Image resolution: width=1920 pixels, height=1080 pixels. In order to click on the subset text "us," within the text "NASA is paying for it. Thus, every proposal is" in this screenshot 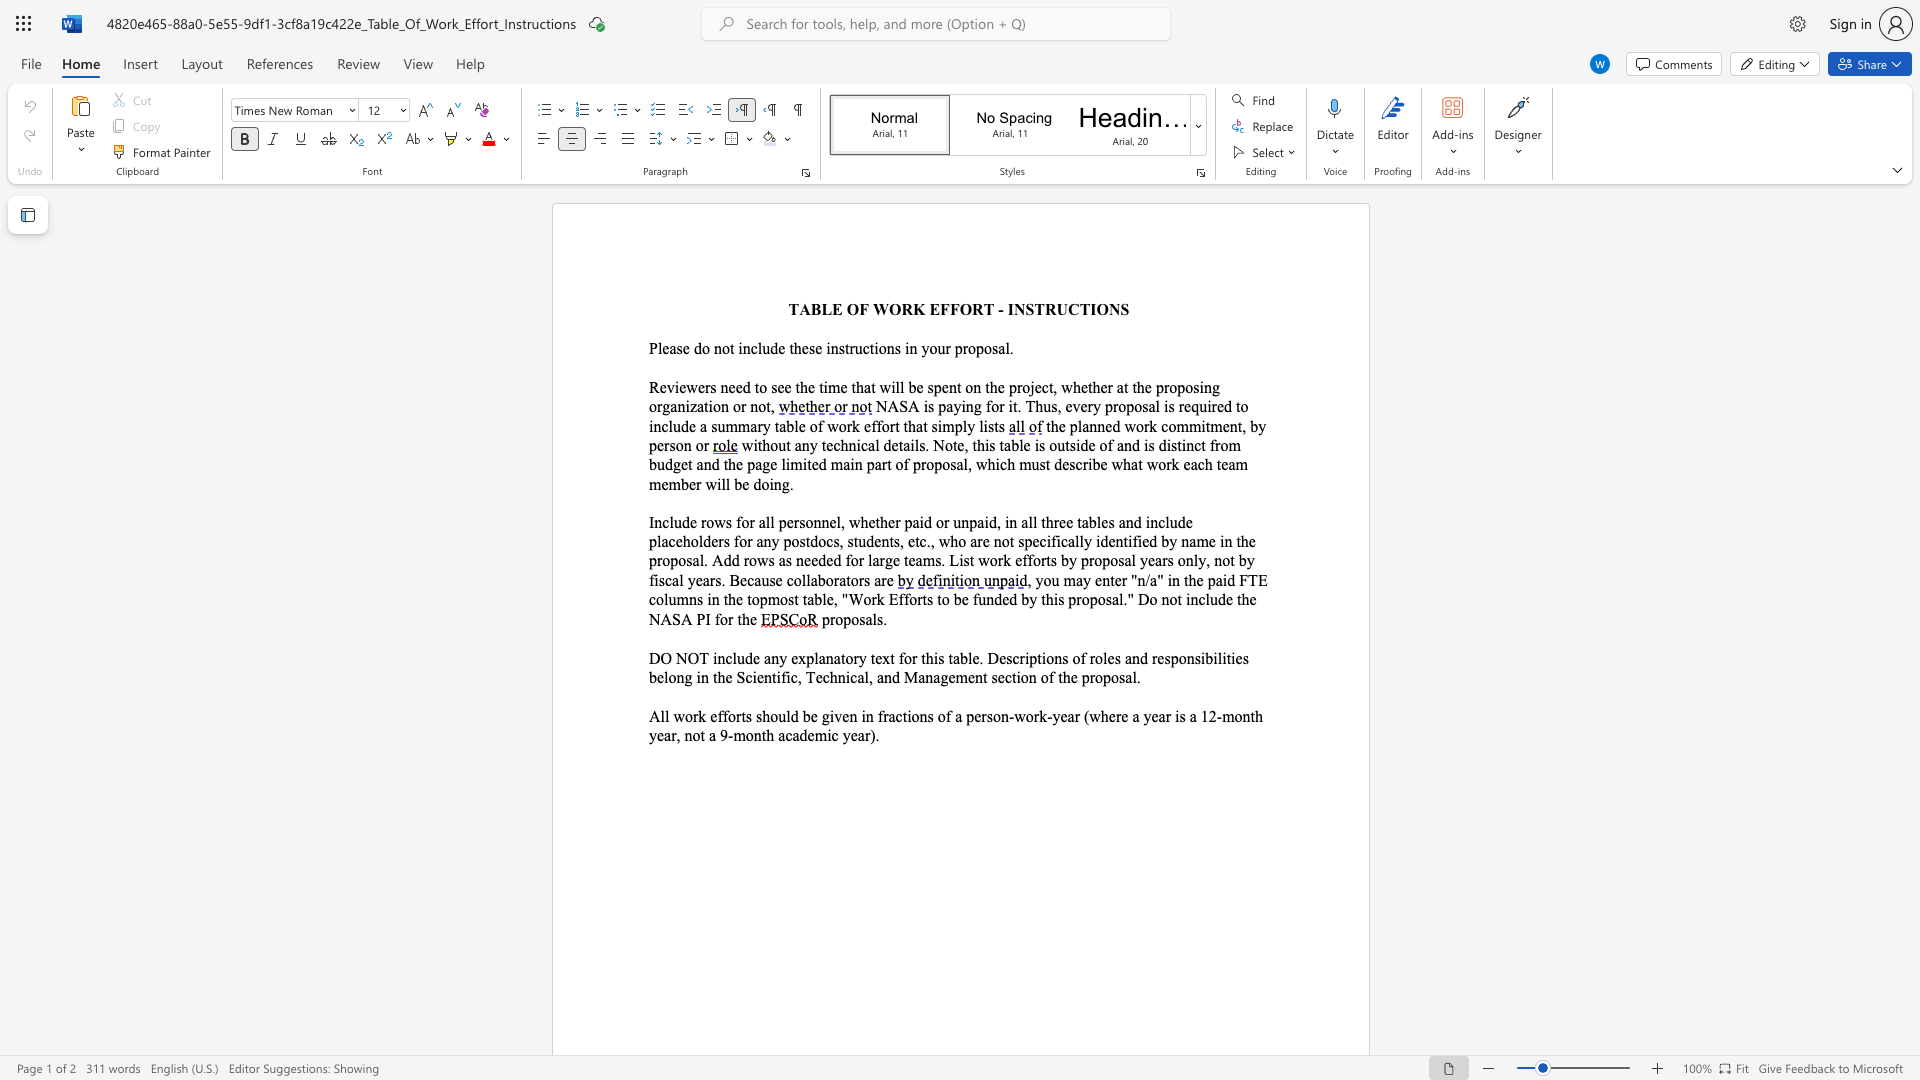, I will do `click(1042, 405)`.